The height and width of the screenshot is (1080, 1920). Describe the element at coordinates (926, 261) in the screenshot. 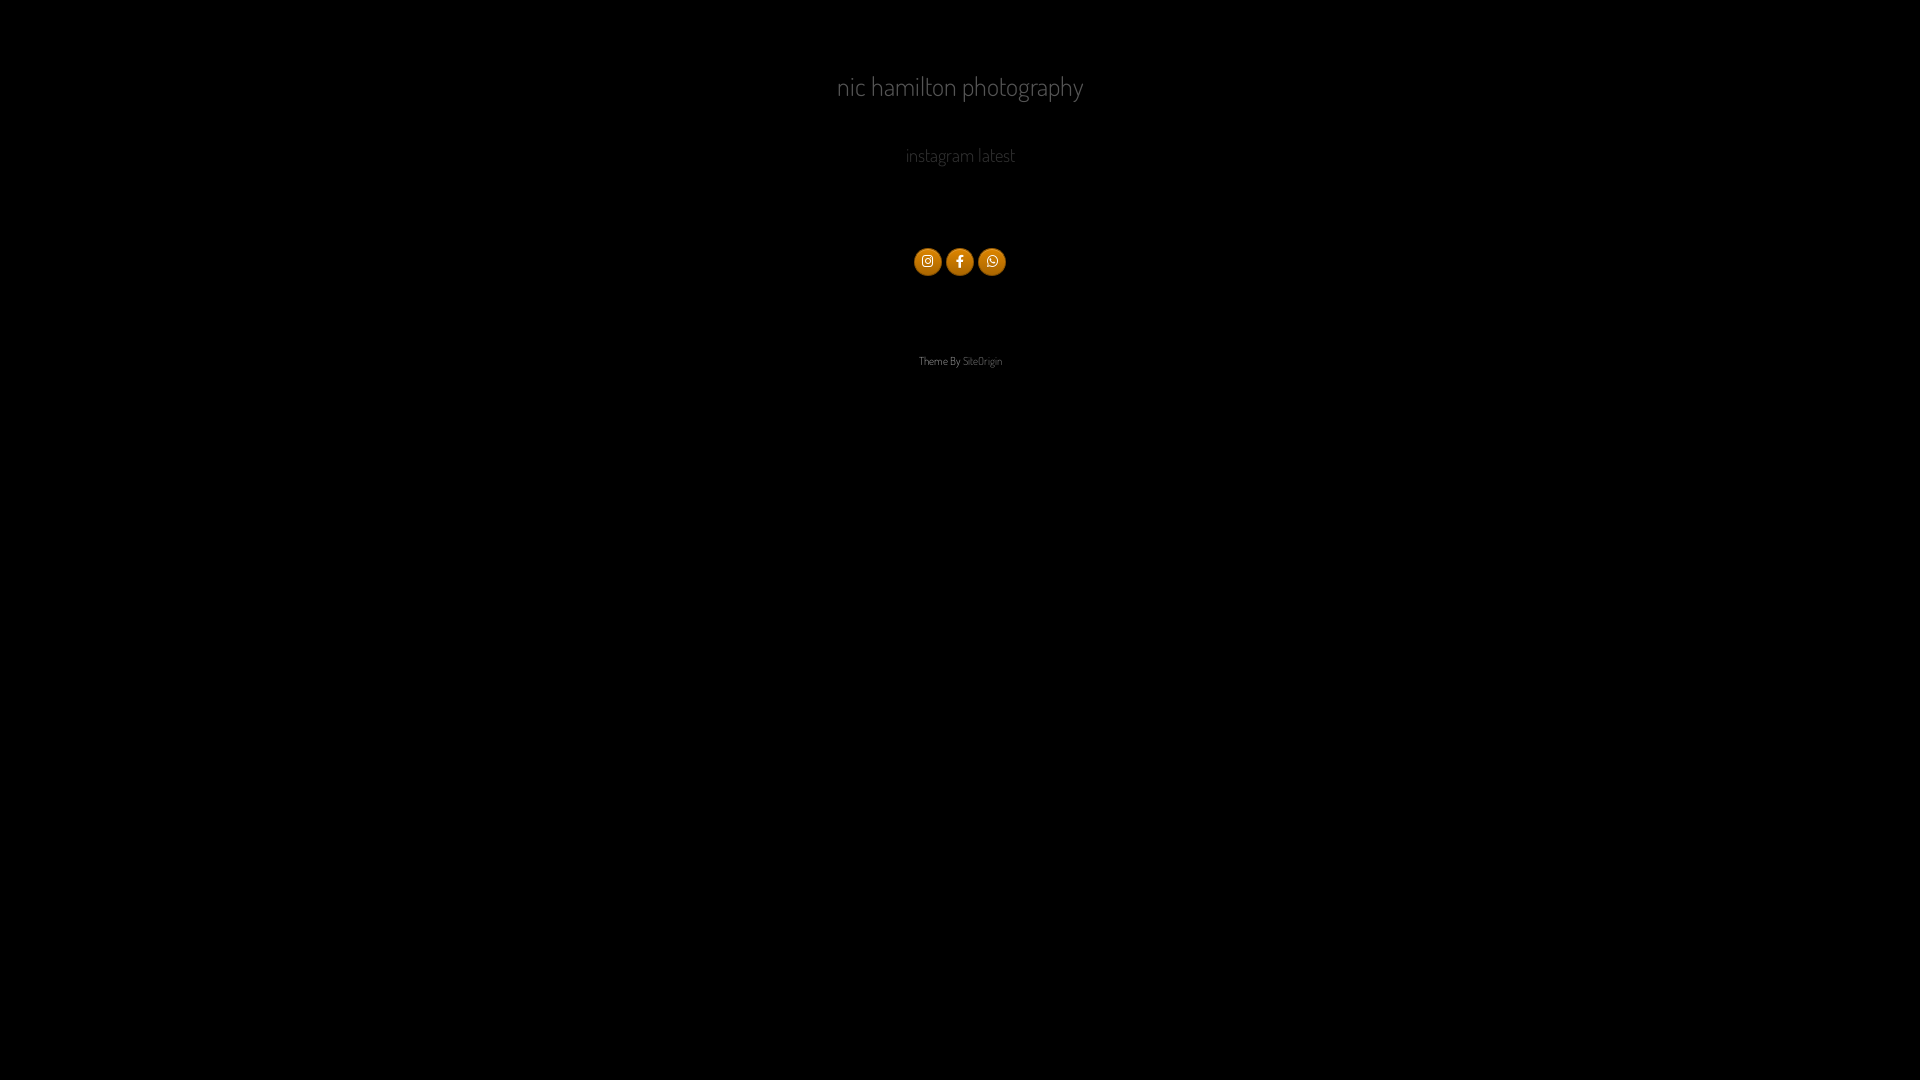

I see `'nic hamilton photography on Instagram'` at that location.